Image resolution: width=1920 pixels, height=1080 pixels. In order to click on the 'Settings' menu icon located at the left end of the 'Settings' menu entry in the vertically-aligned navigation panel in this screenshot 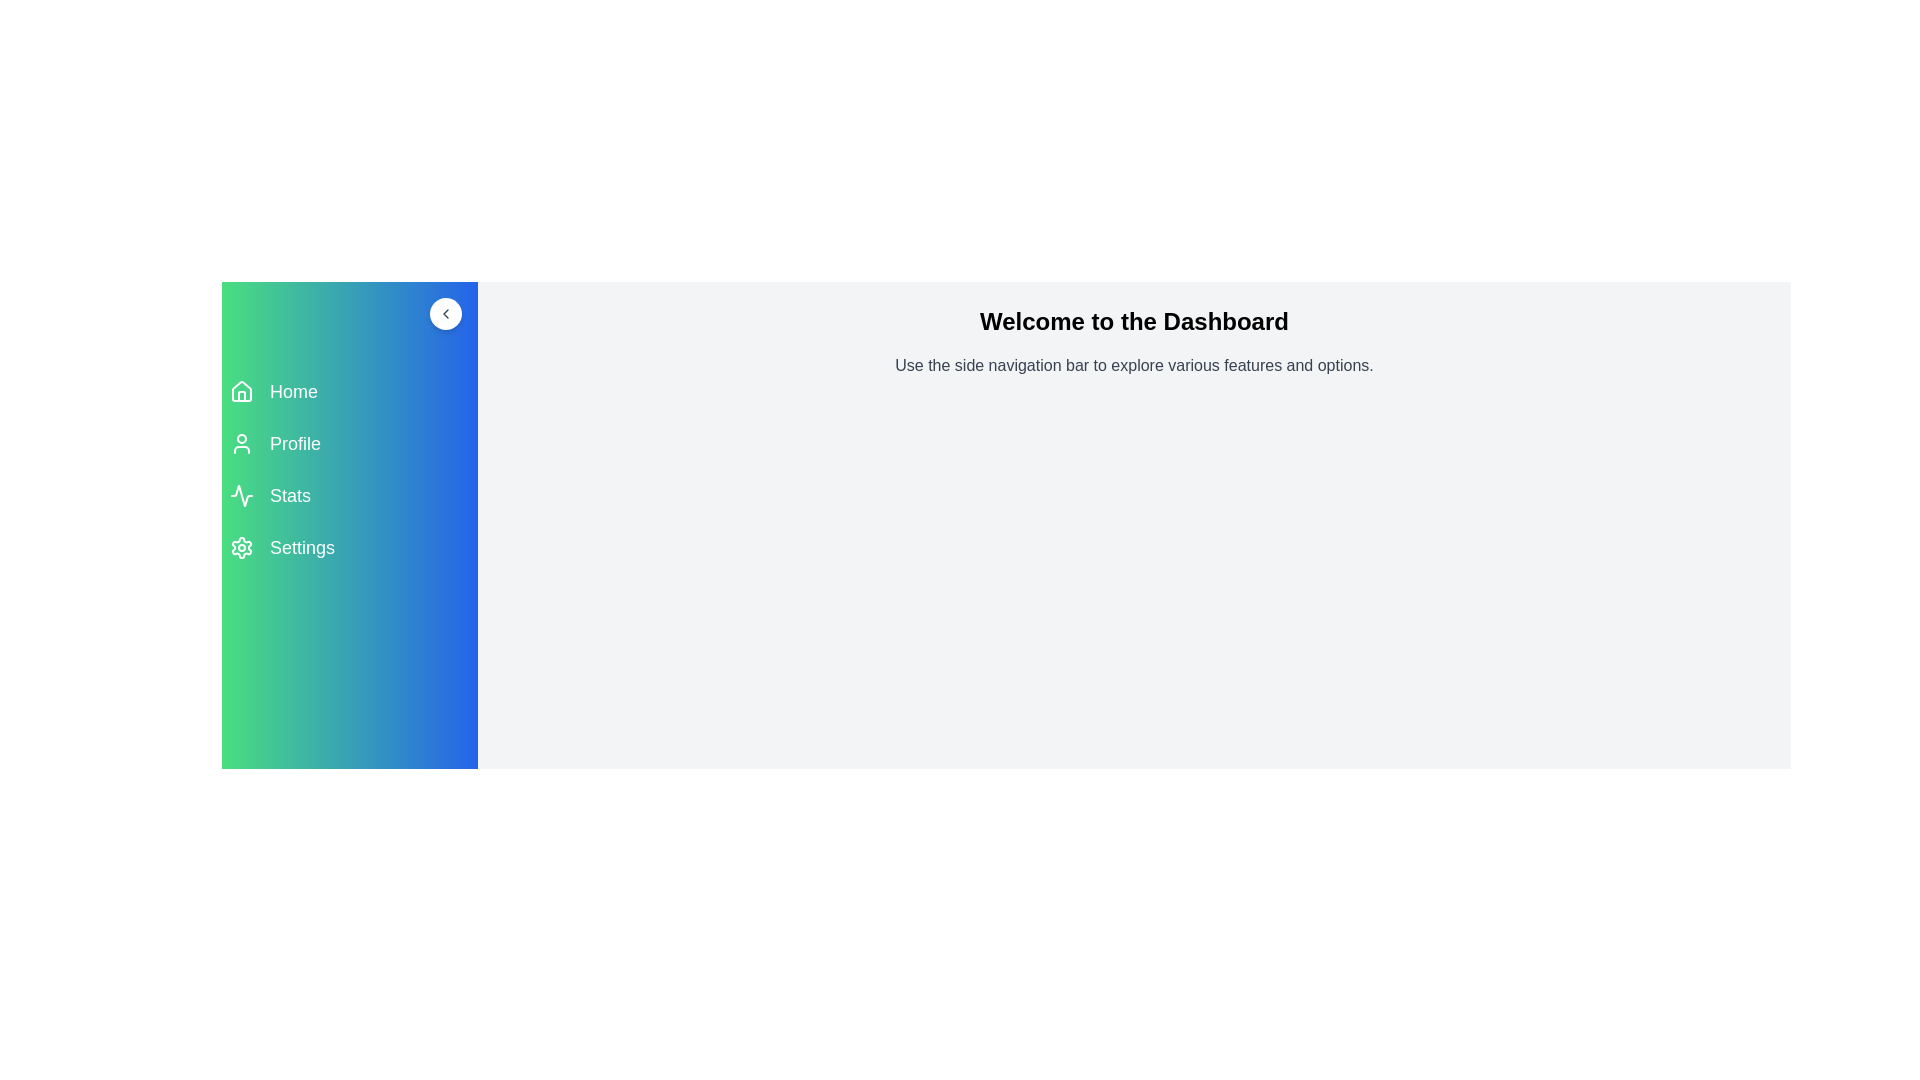, I will do `click(240, 547)`.